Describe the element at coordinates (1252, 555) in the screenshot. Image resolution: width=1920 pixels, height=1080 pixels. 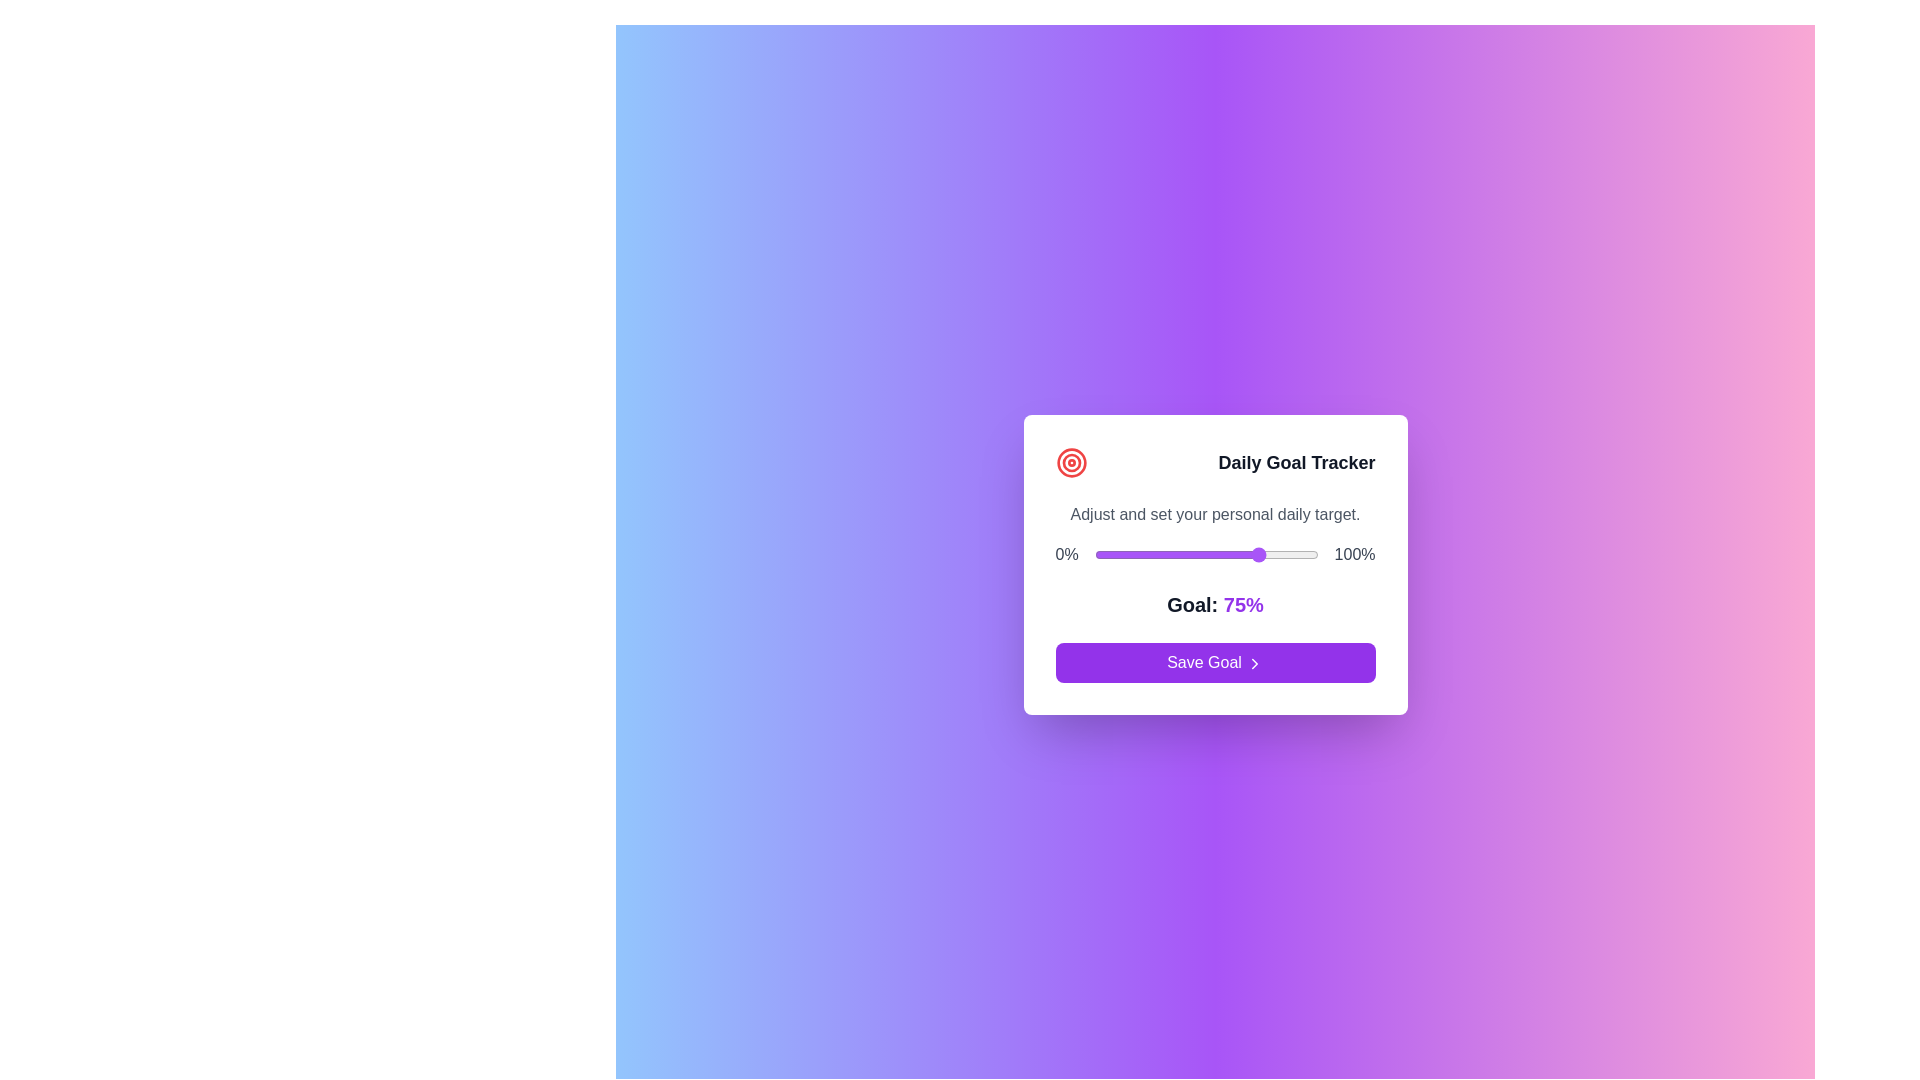
I see `the goal slider to 71%` at that location.